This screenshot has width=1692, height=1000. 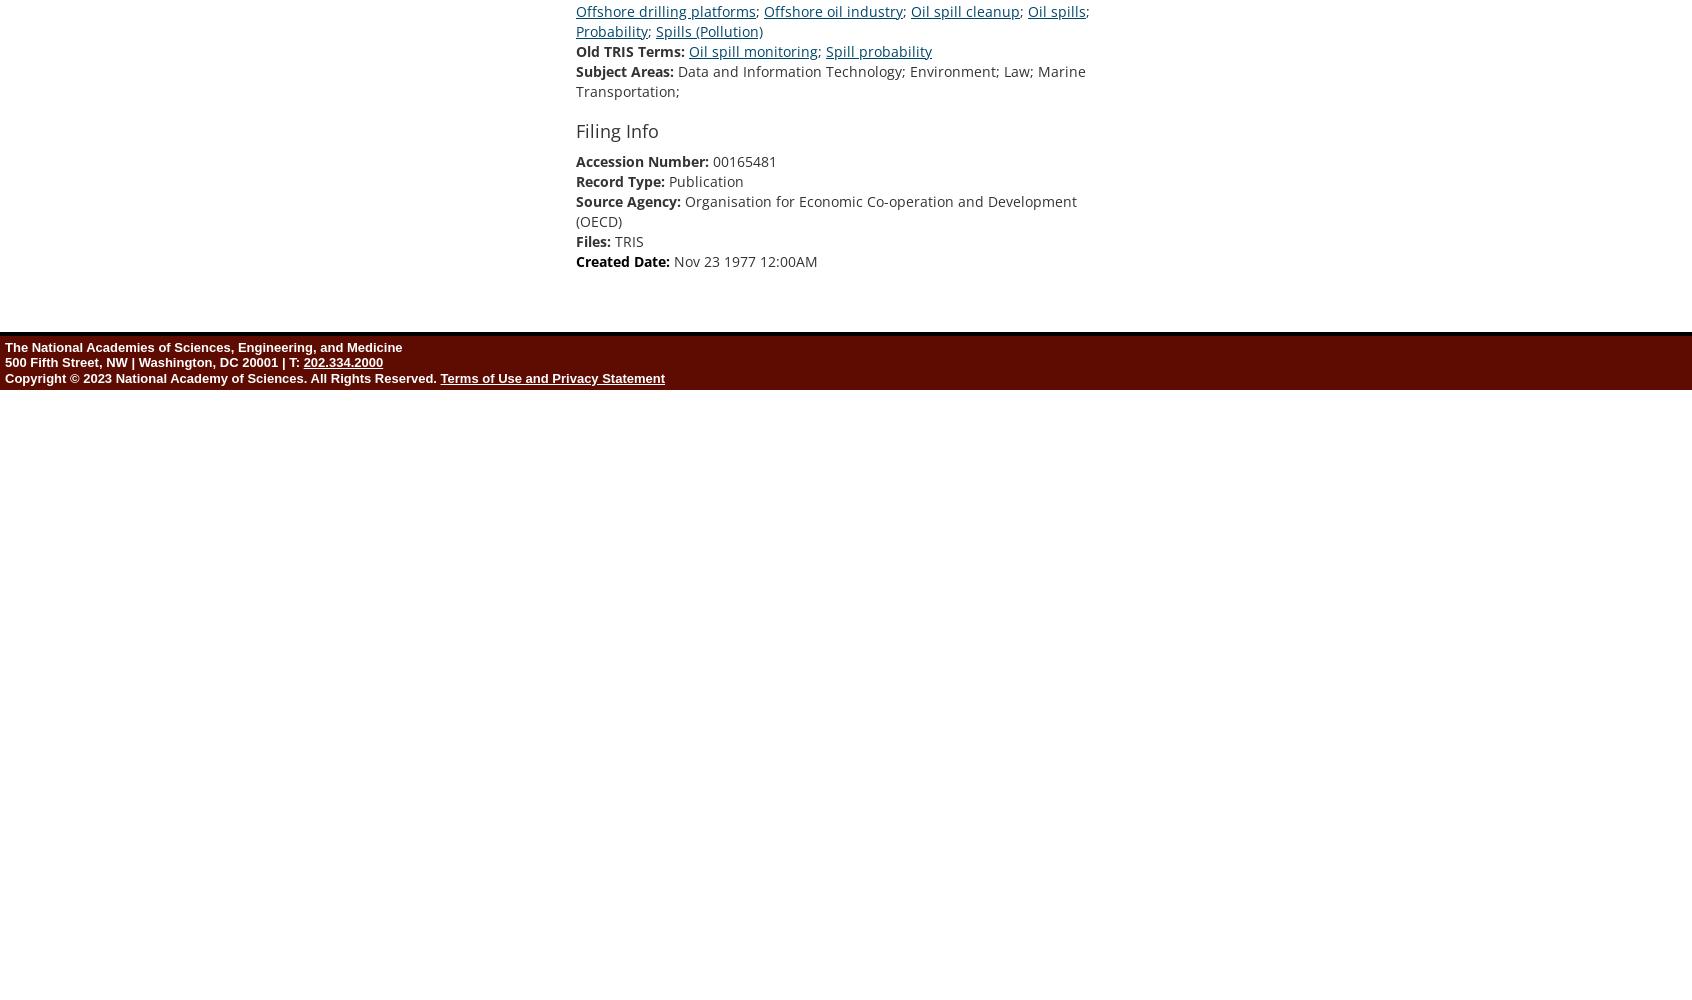 What do you see at coordinates (552, 378) in the screenshot?
I see `'Terms of Use and Privacy Statement'` at bounding box center [552, 378].